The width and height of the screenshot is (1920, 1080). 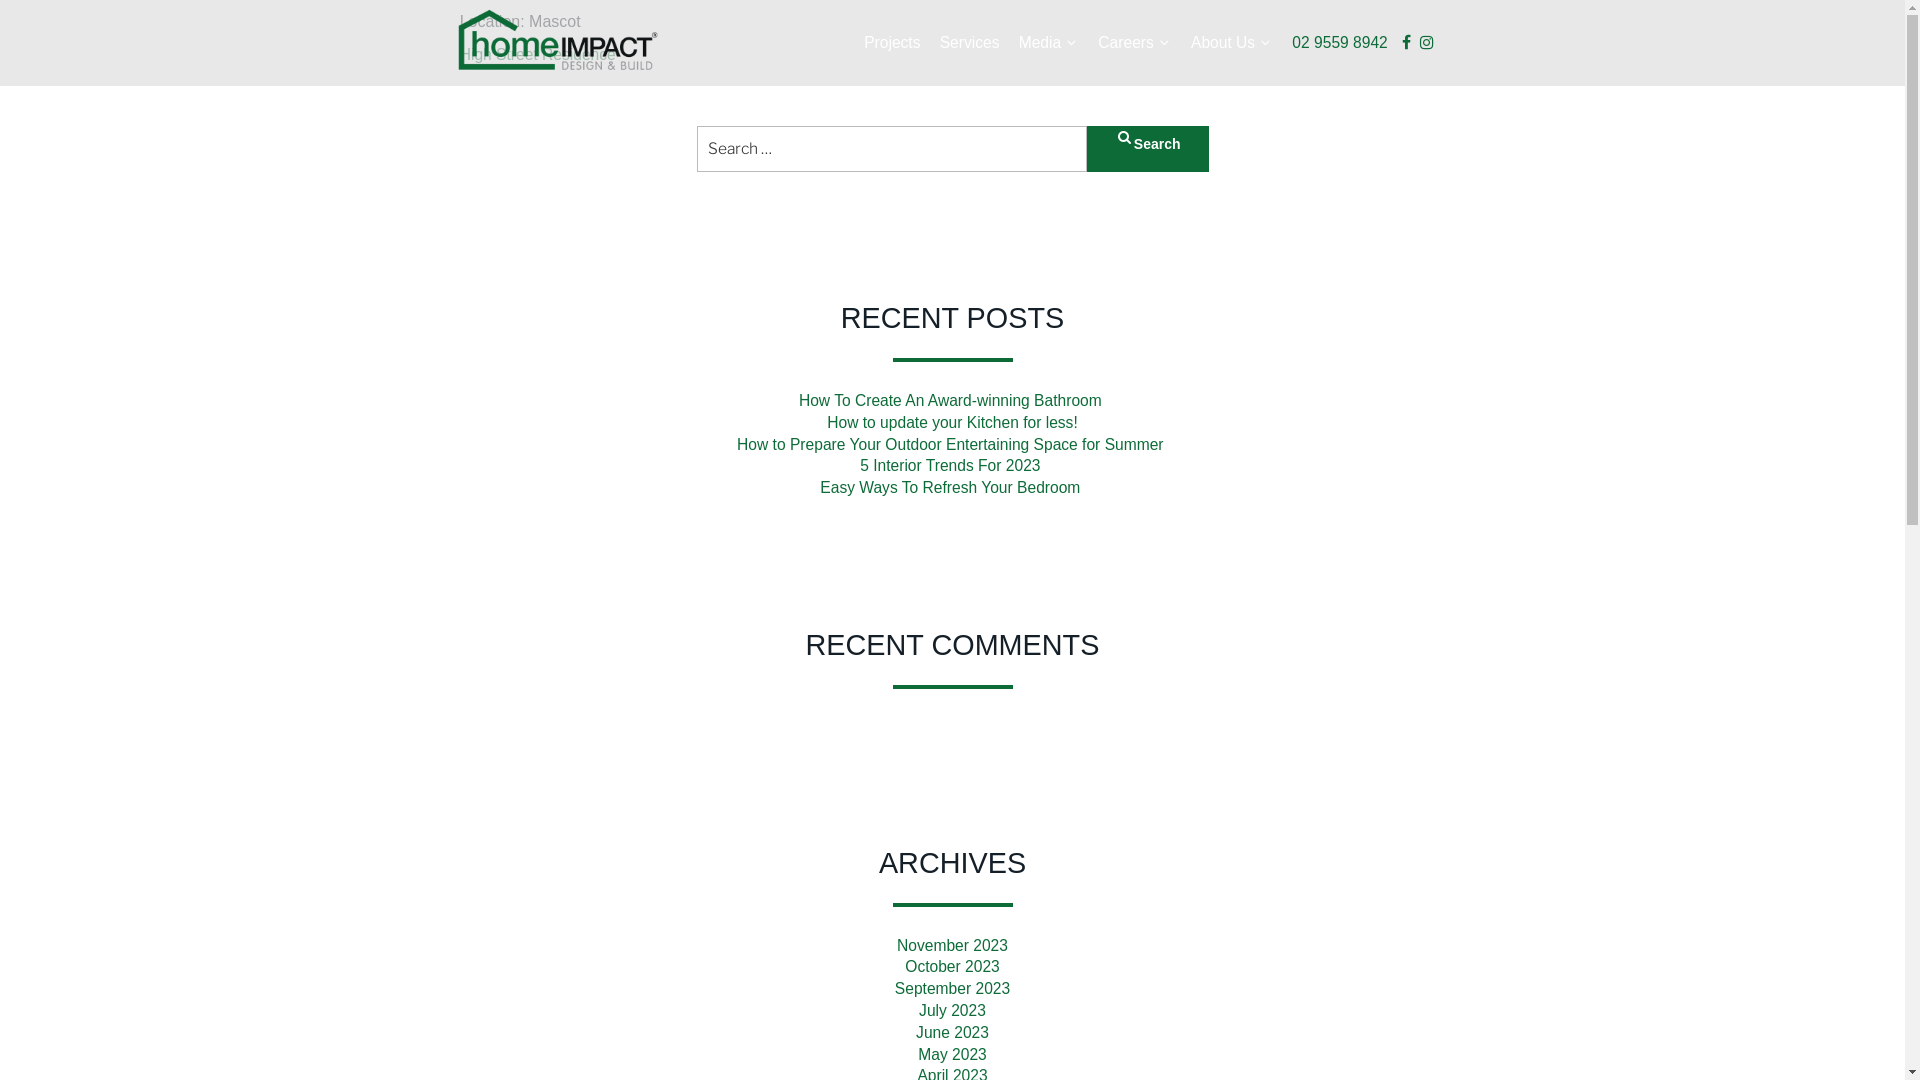 What do you see at coordinates (1231, 42) in the screenshot?
I see `'About Us'` at bounding box center [1231, 42].